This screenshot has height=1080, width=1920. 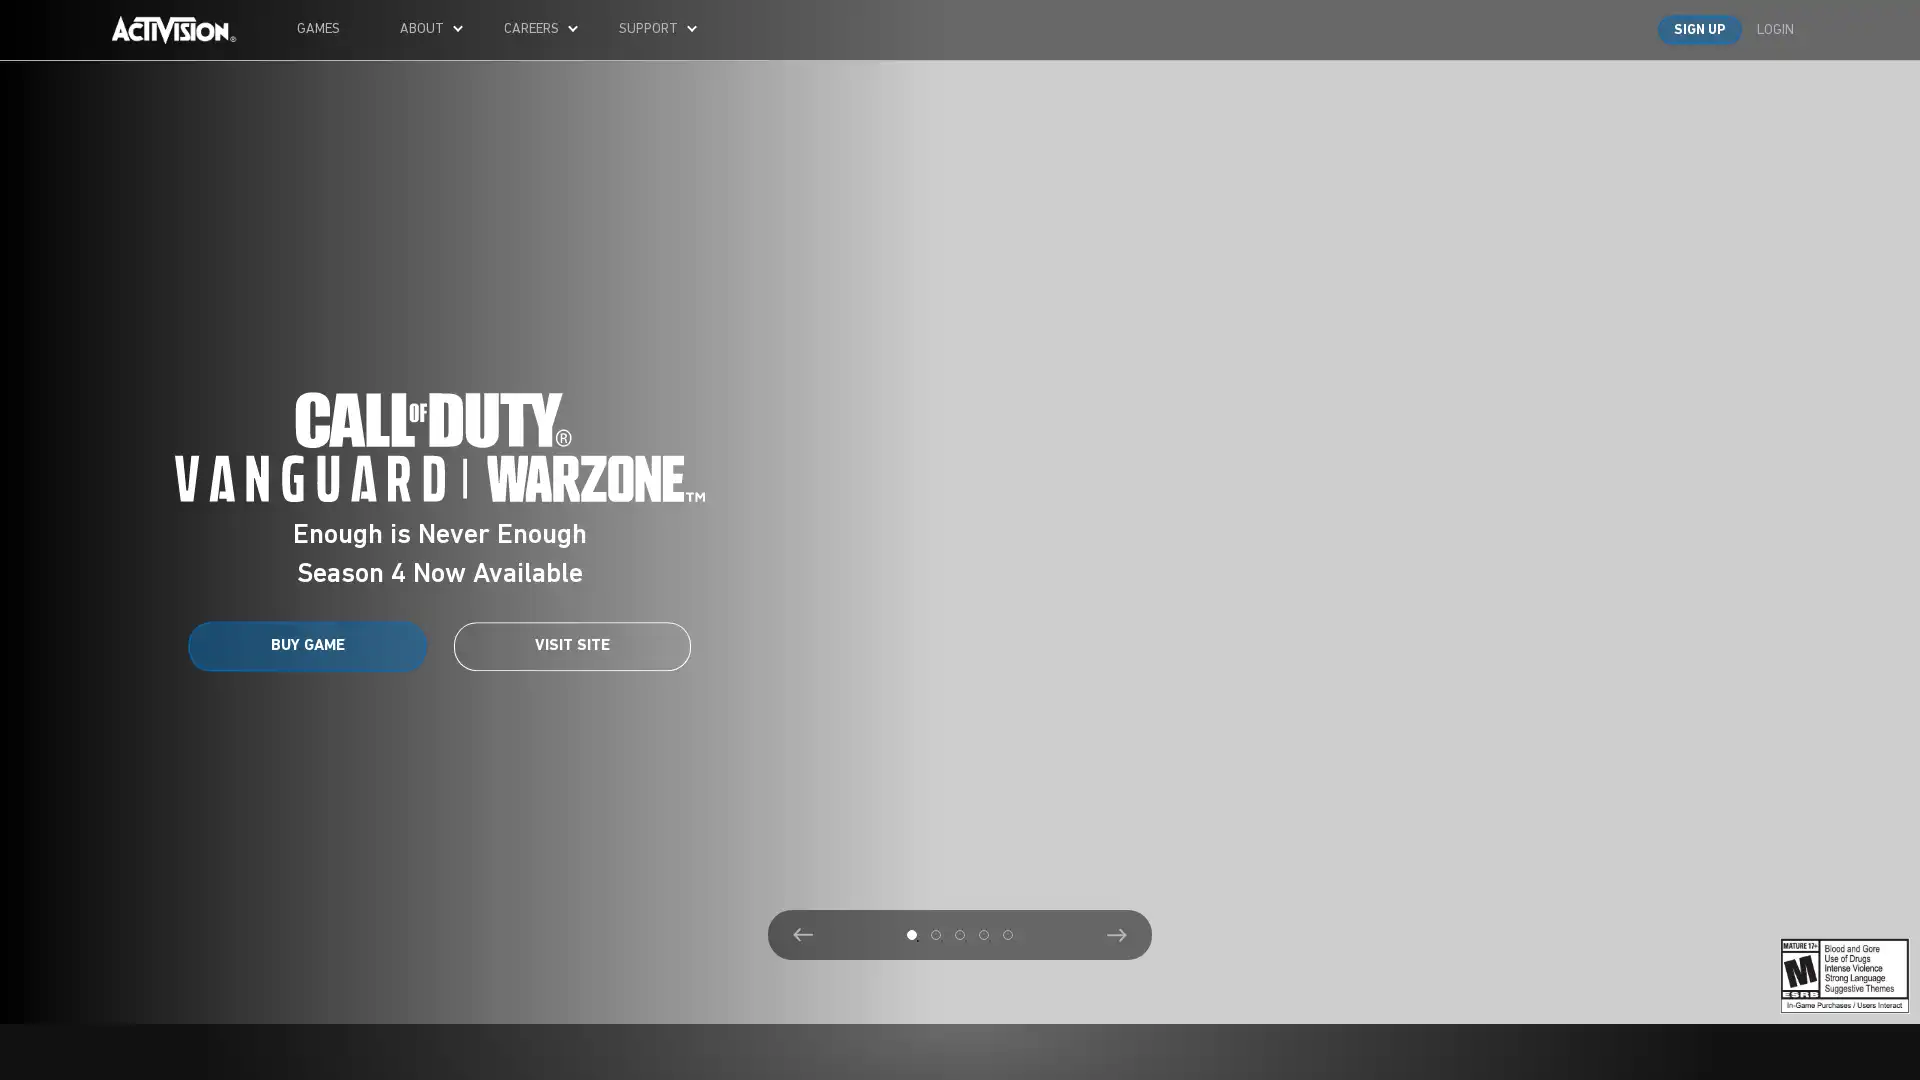 What do you see at coordinates (960, 934) in the screenshot?
I see `3` at bounding box center [960, 934].